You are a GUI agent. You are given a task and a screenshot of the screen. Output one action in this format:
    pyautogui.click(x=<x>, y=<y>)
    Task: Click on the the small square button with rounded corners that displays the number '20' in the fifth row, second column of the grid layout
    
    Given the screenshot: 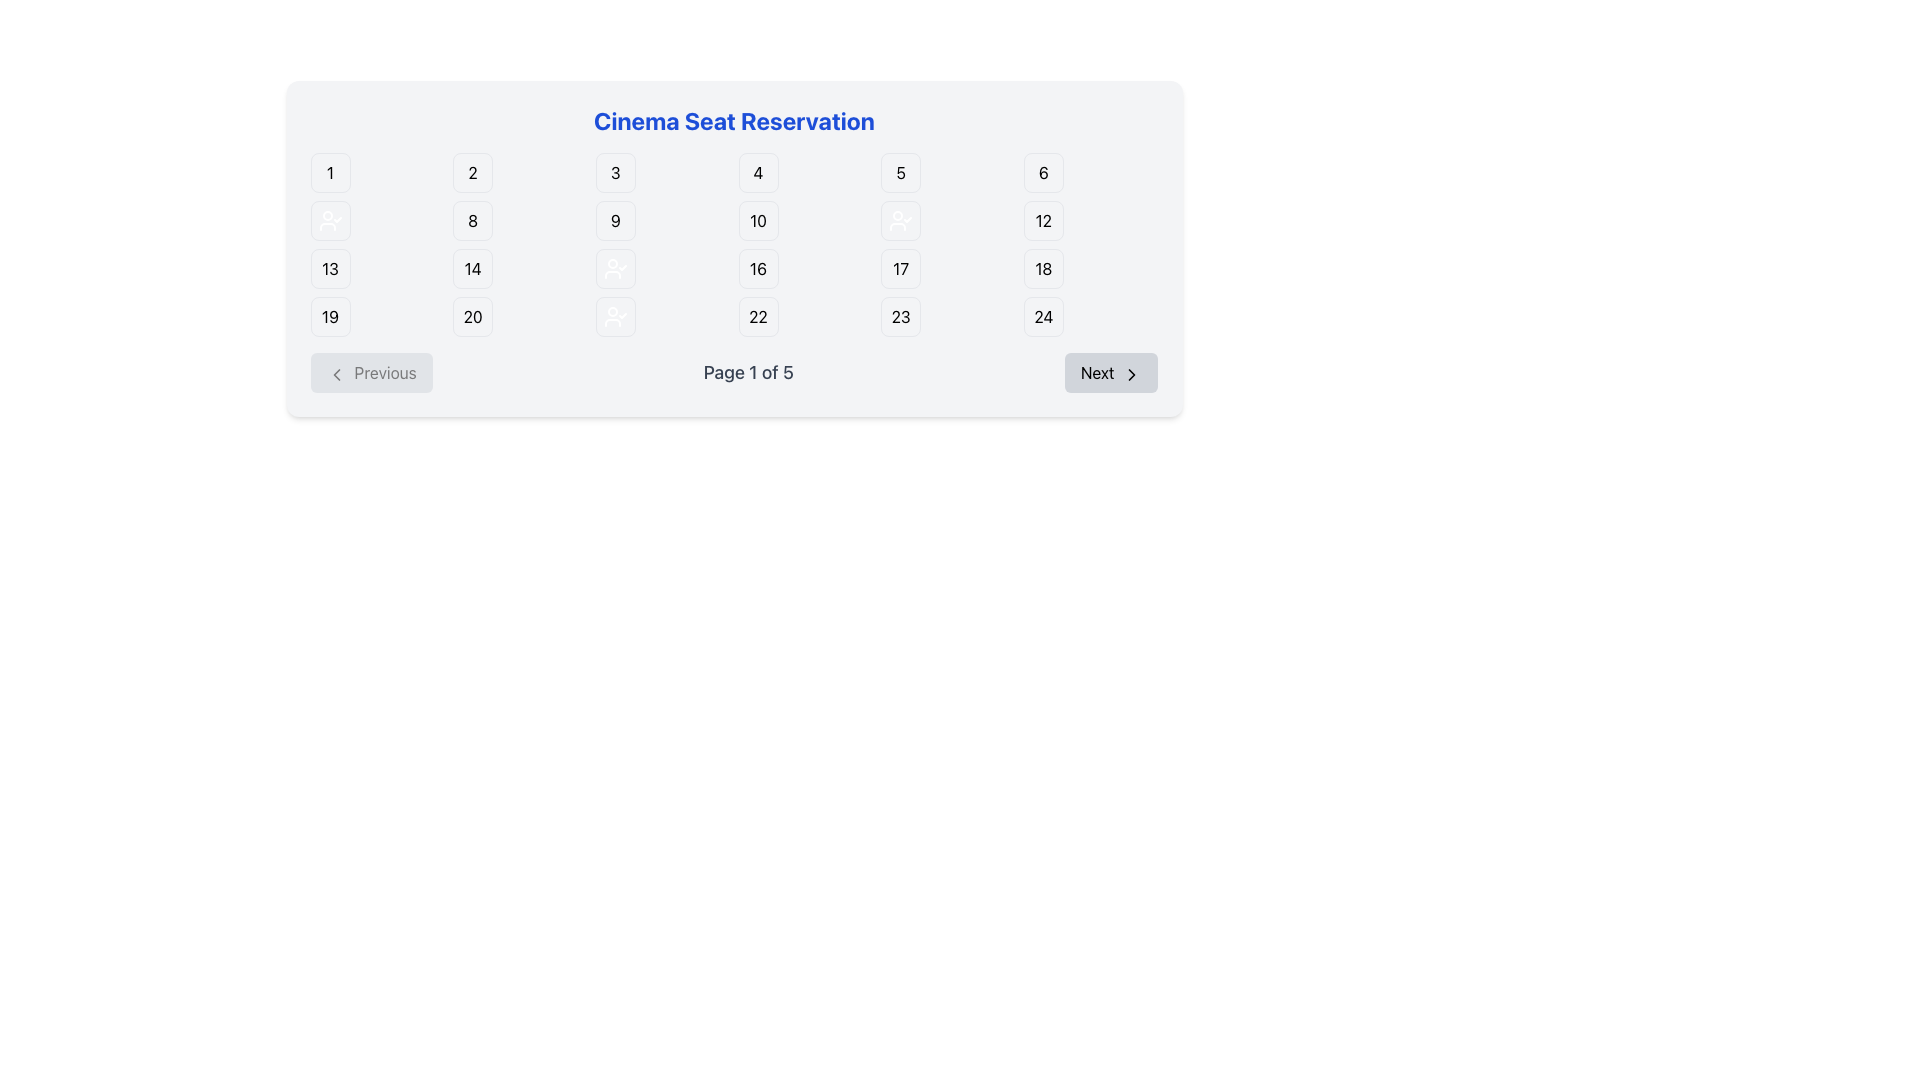 What is the action you would take?
    pyautogui.click(x=472, y=315)
    